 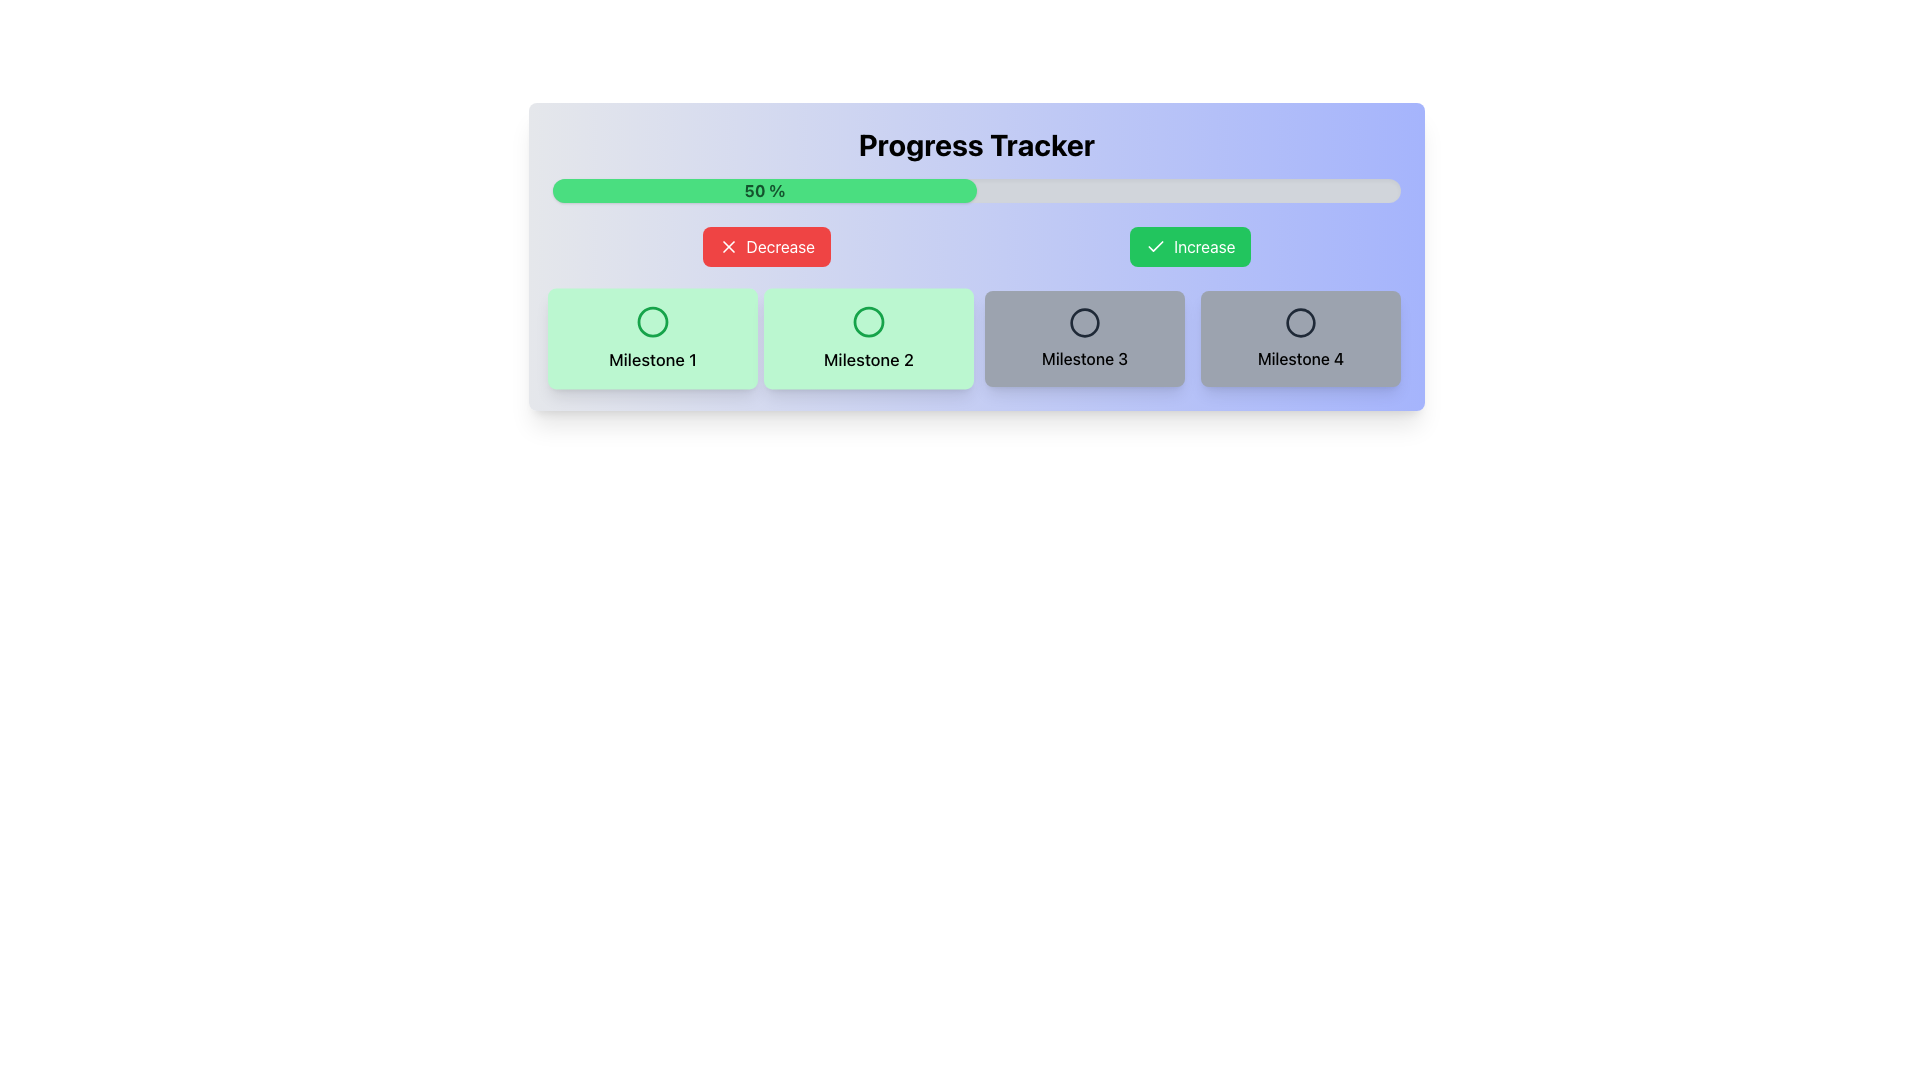 What do you see at coordinates (1083, 322) in the screenshot?
I see `the center circle of the 'Milestone 3' button, which visually represents a milestone indicator for current status or progress level` at bounding box center [1083, 322].